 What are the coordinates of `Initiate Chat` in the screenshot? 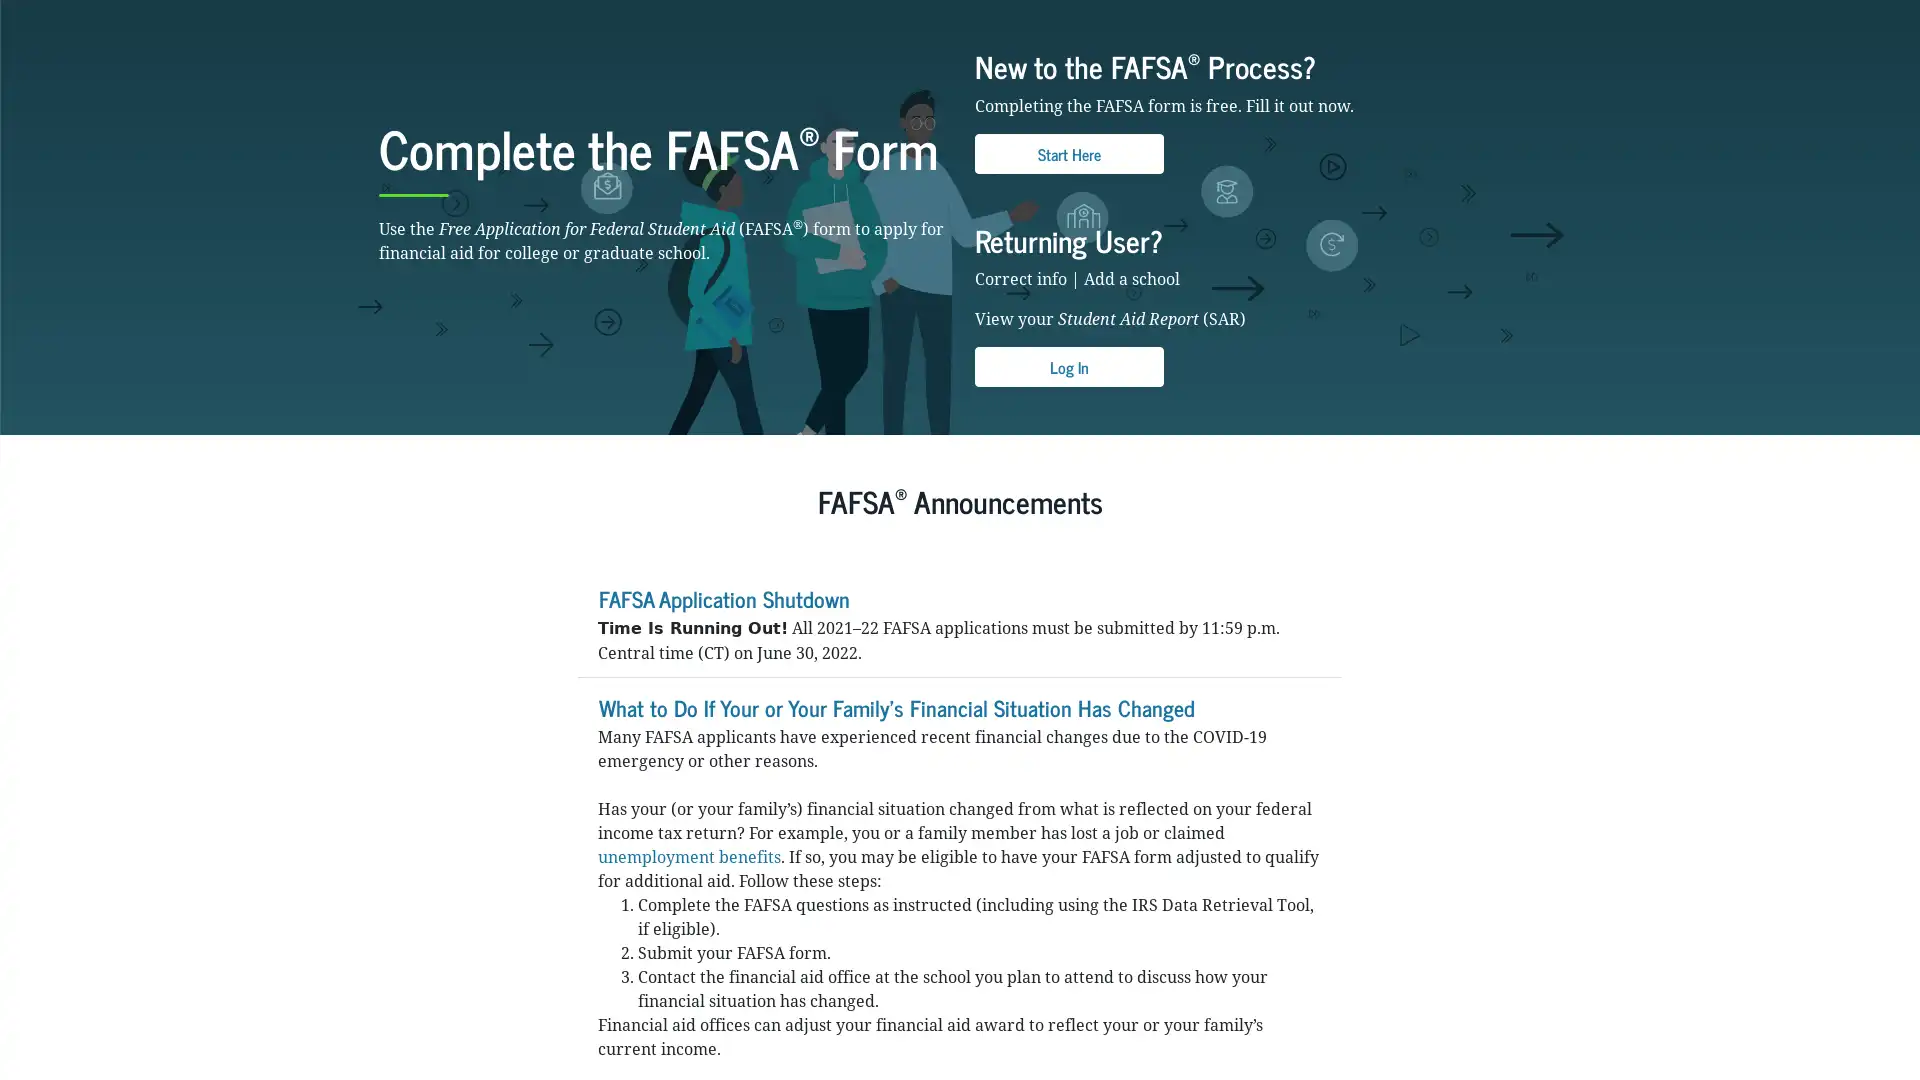 It's located at (1853, 1014).